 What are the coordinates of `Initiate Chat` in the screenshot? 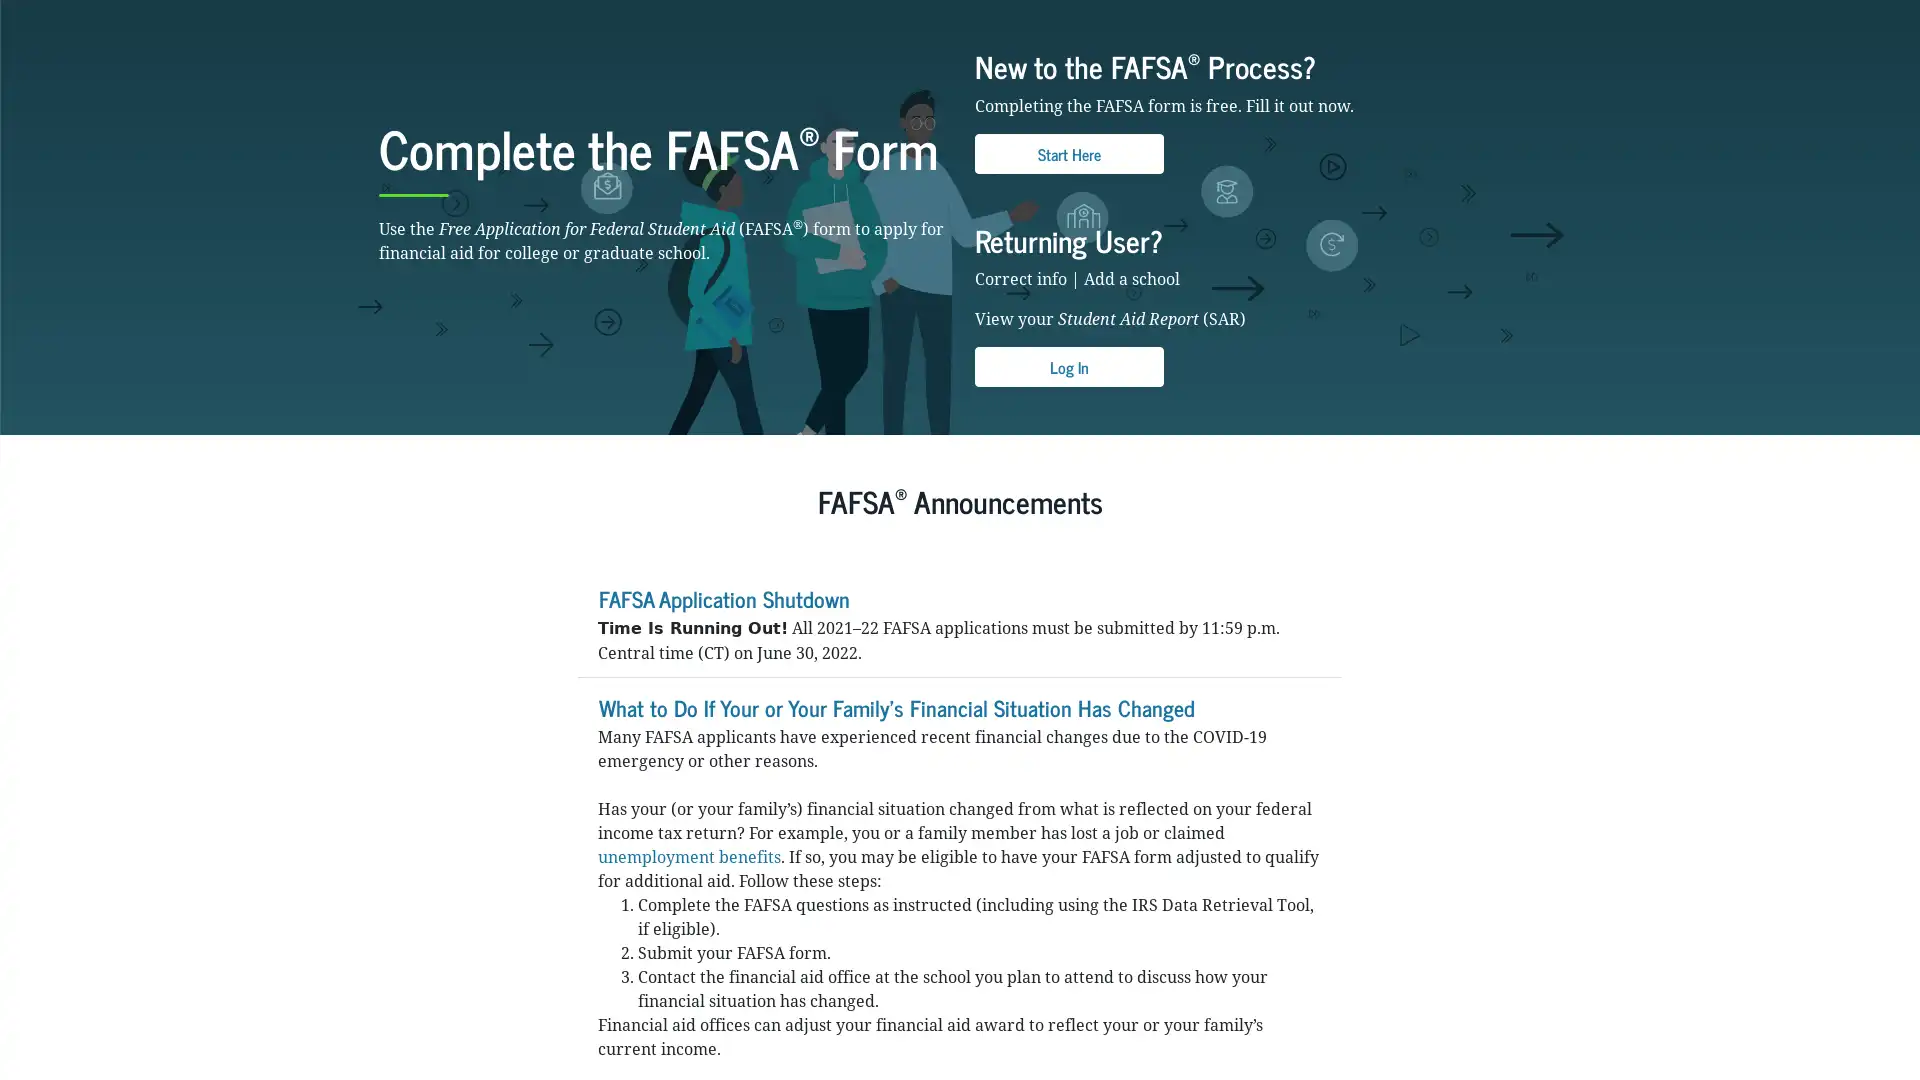 It's located at (1853, 1014).